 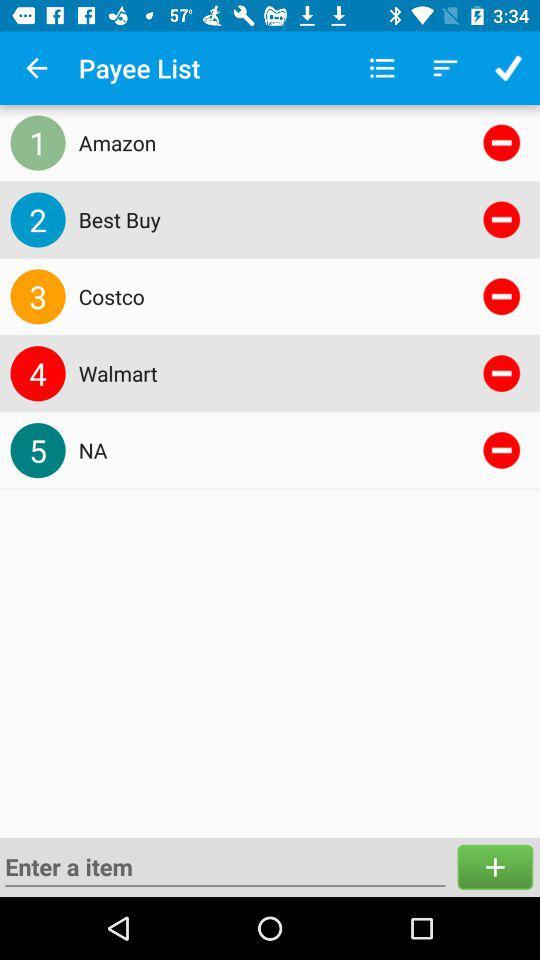 What do you see at coordinates (500, 450) in the screenshot?
I see `the symbol whch is right hand side of the text na` at bounding box center [500, 450].